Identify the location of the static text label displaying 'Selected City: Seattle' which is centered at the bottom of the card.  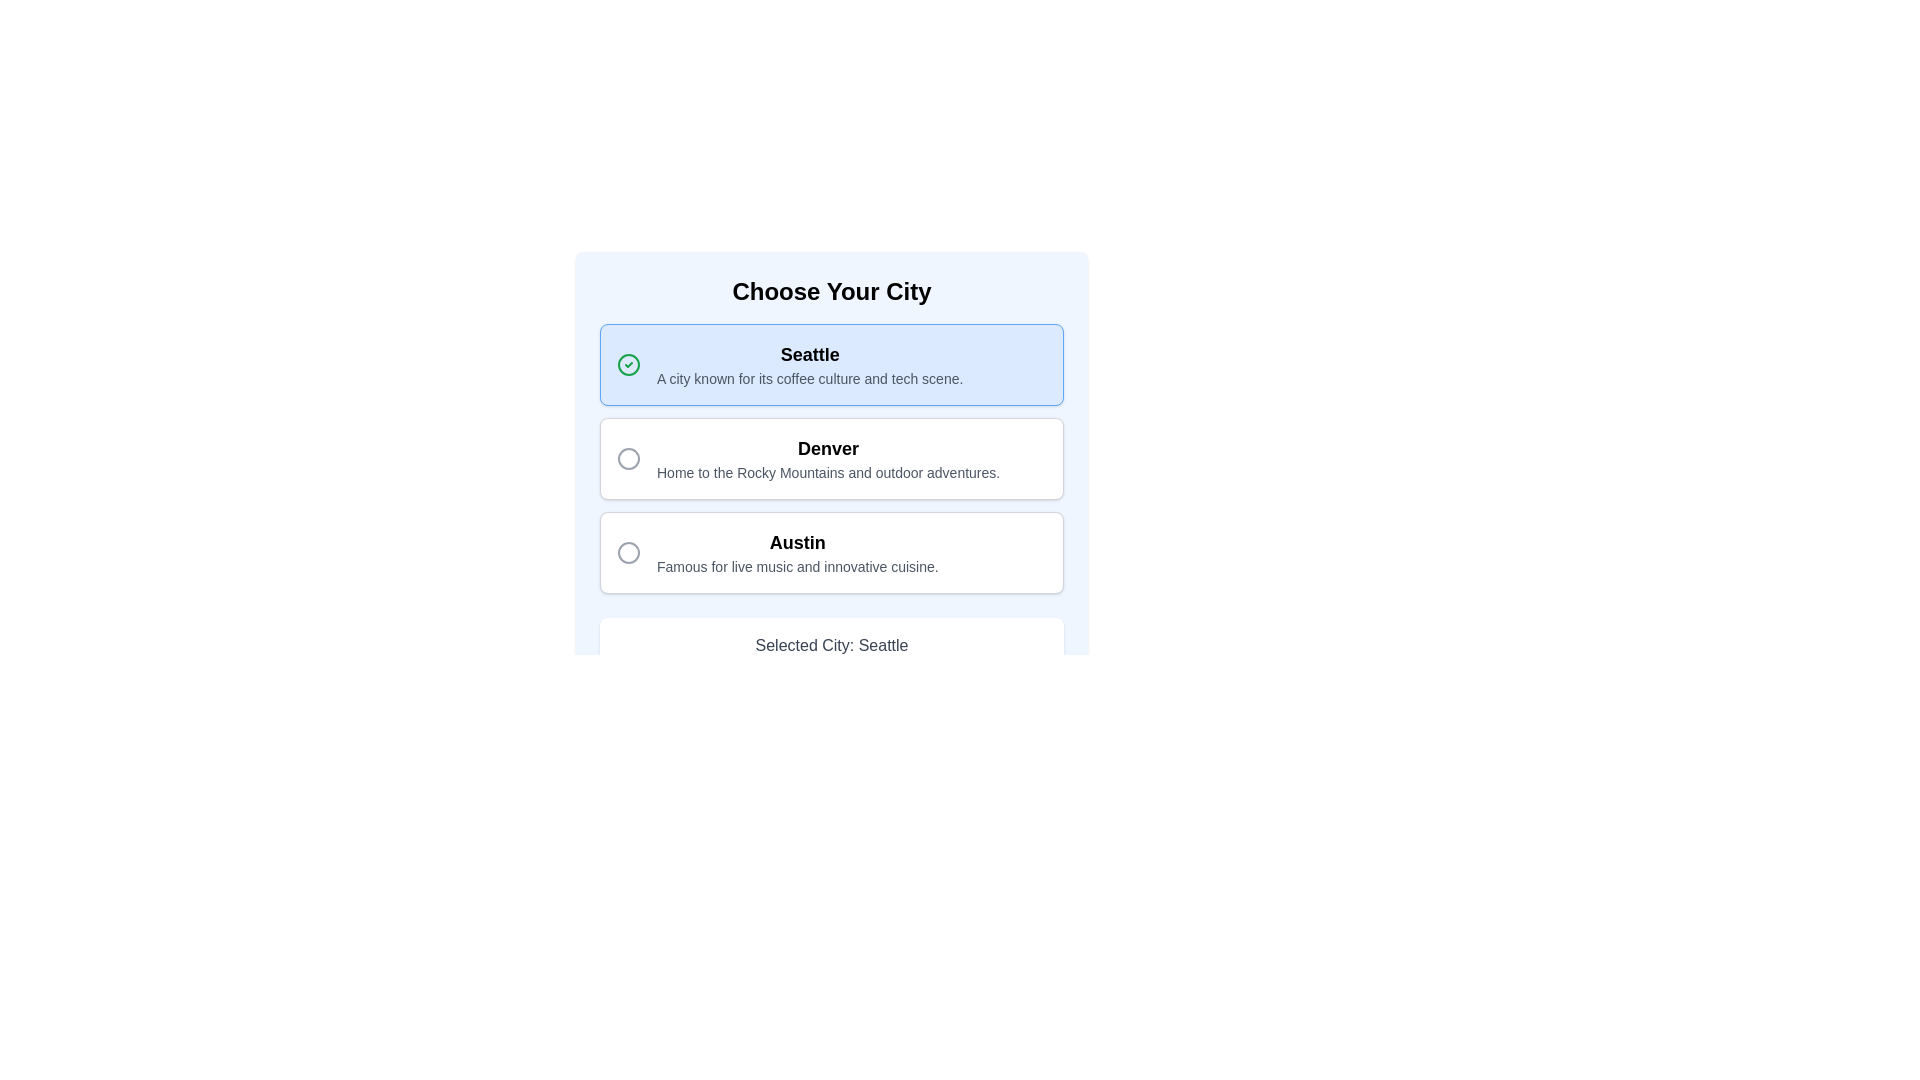
(831, 645).